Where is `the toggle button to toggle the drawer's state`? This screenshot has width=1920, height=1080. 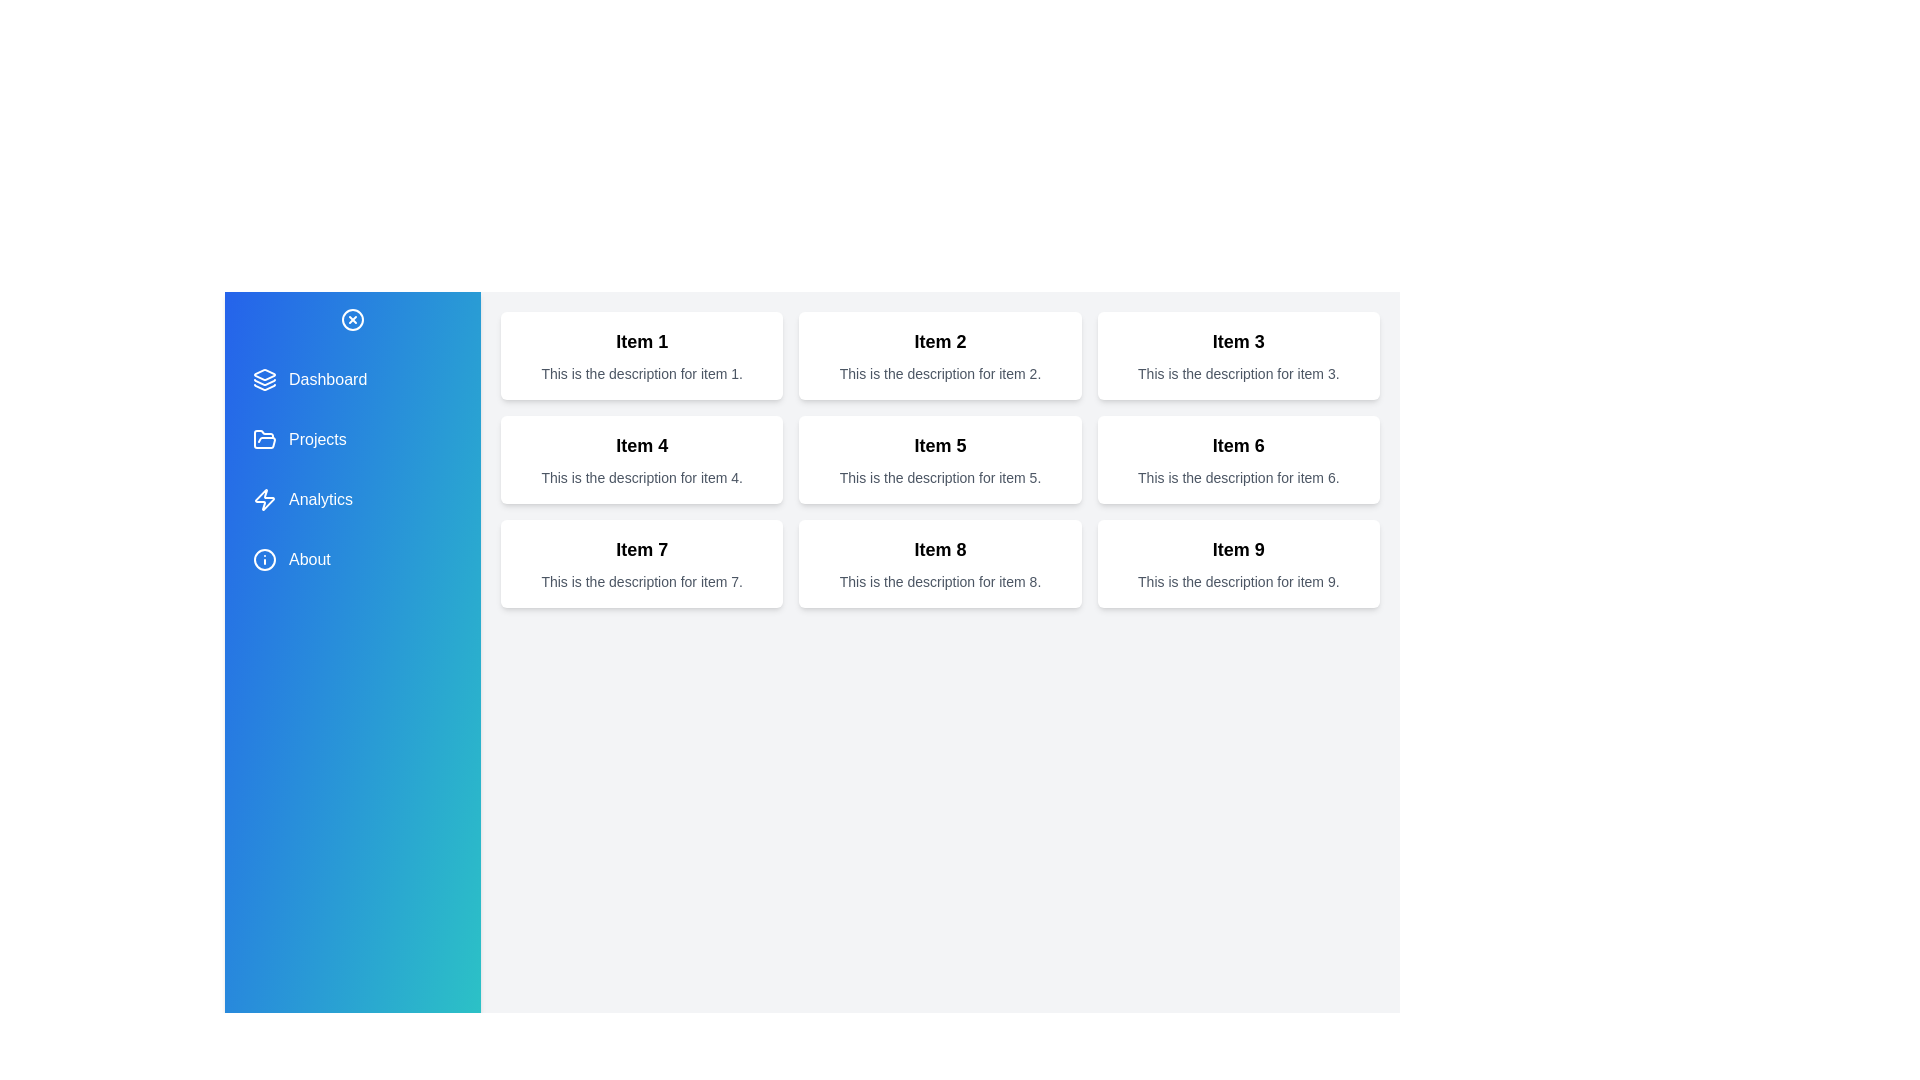 the toggle button to toggle the drawer's state is located at coordinates (353, 319).